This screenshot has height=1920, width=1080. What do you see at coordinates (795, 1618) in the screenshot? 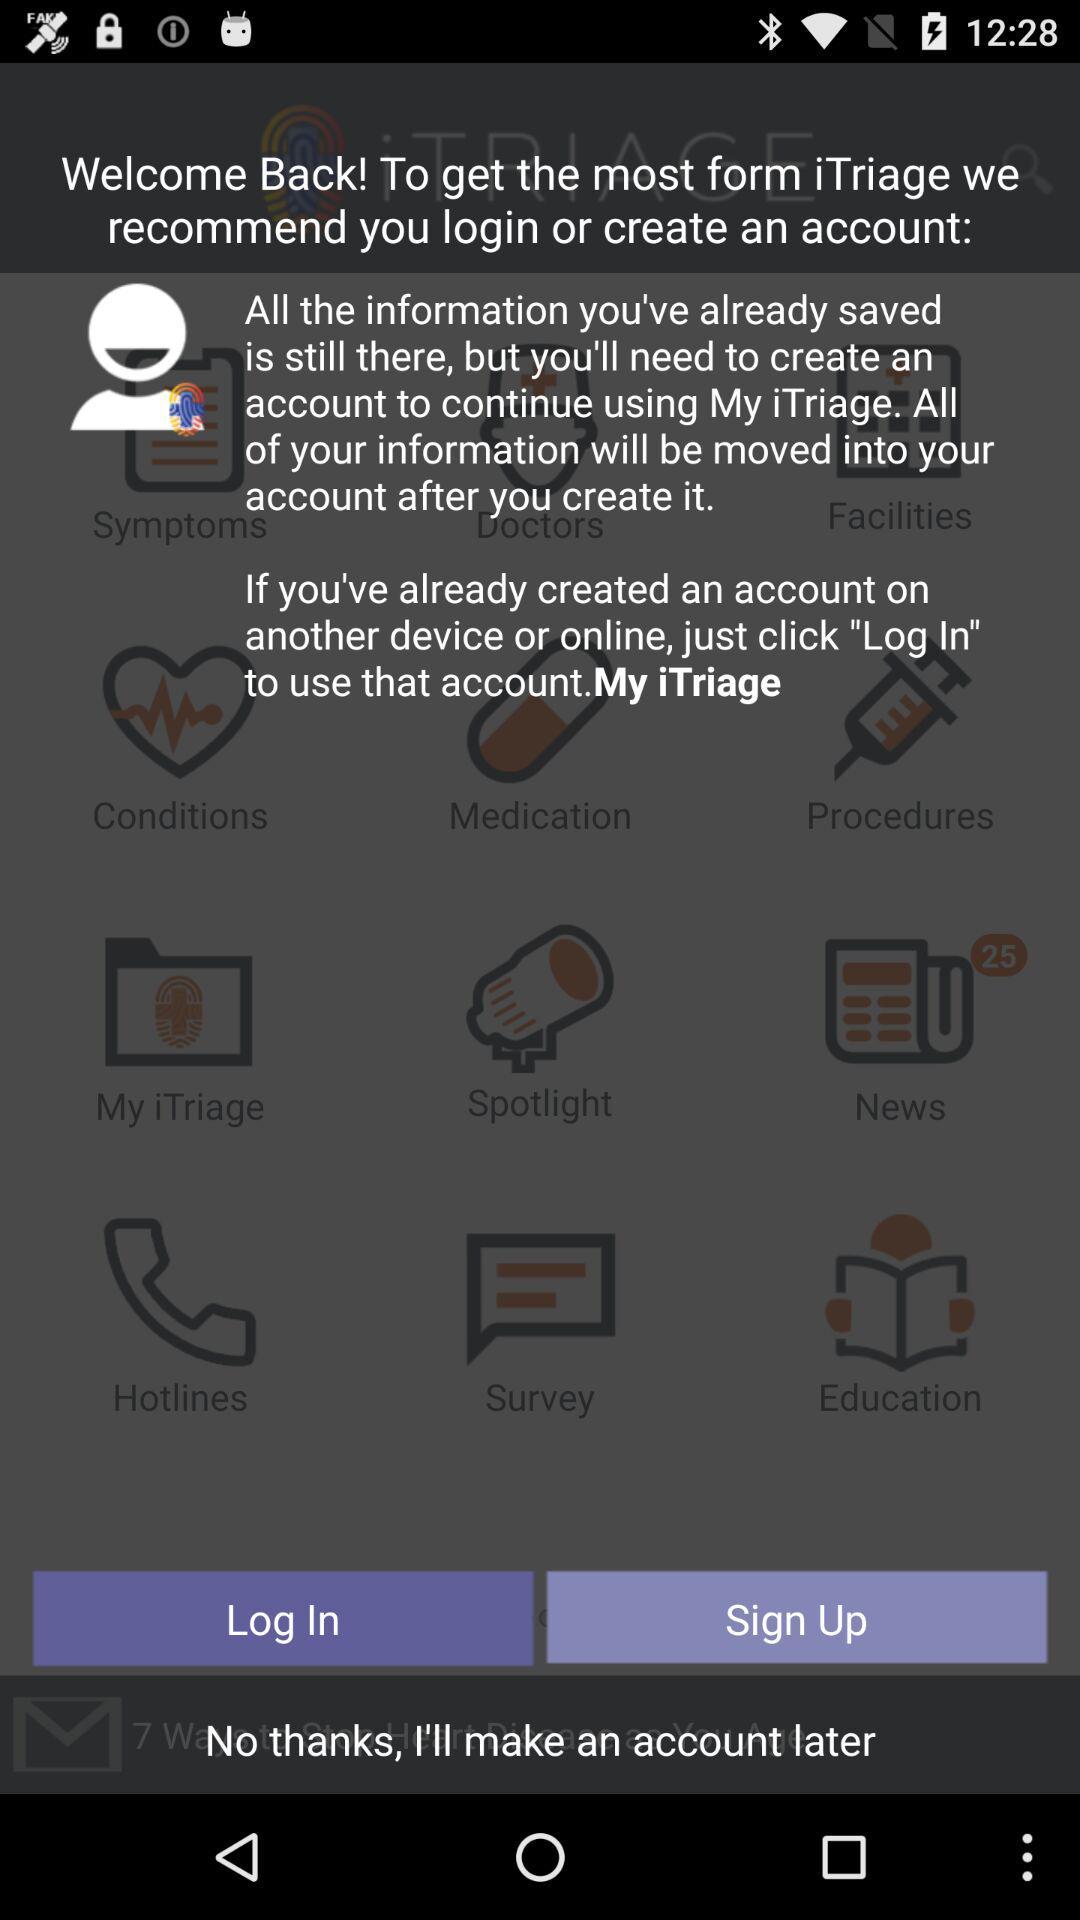
I see `item above the no thanks i` at bounding box center [795, 1618].